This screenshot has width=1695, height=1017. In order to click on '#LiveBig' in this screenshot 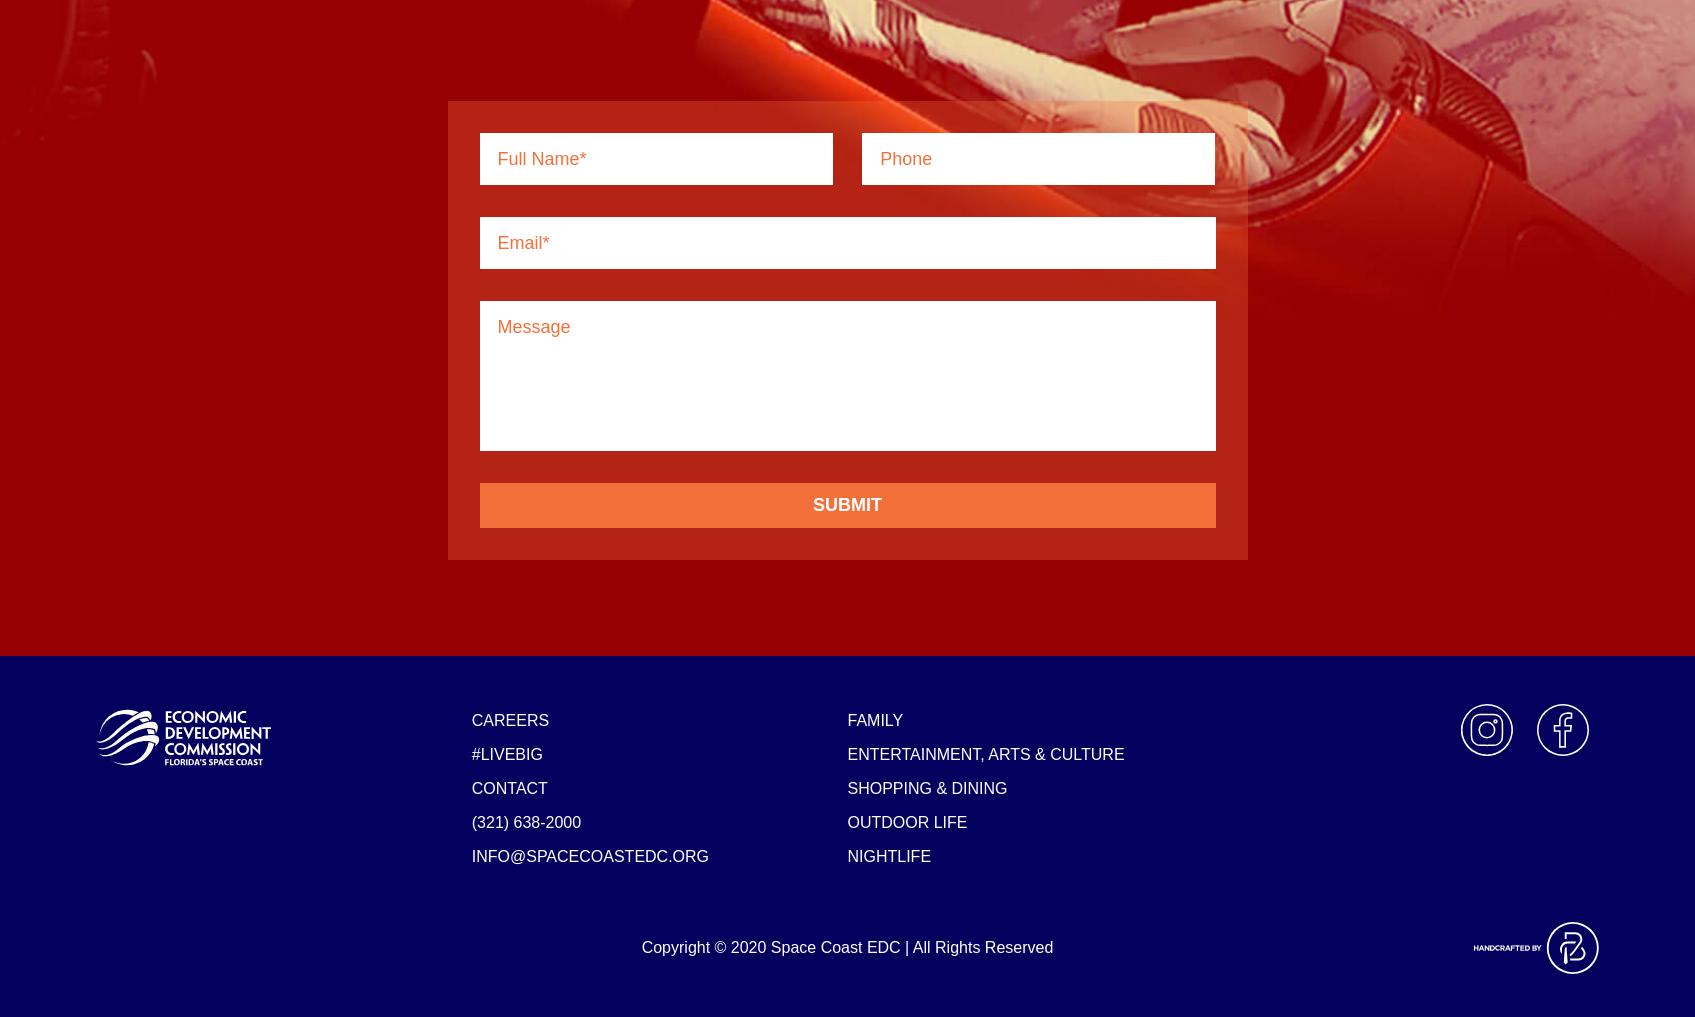, I will do `click(505, 753)`.